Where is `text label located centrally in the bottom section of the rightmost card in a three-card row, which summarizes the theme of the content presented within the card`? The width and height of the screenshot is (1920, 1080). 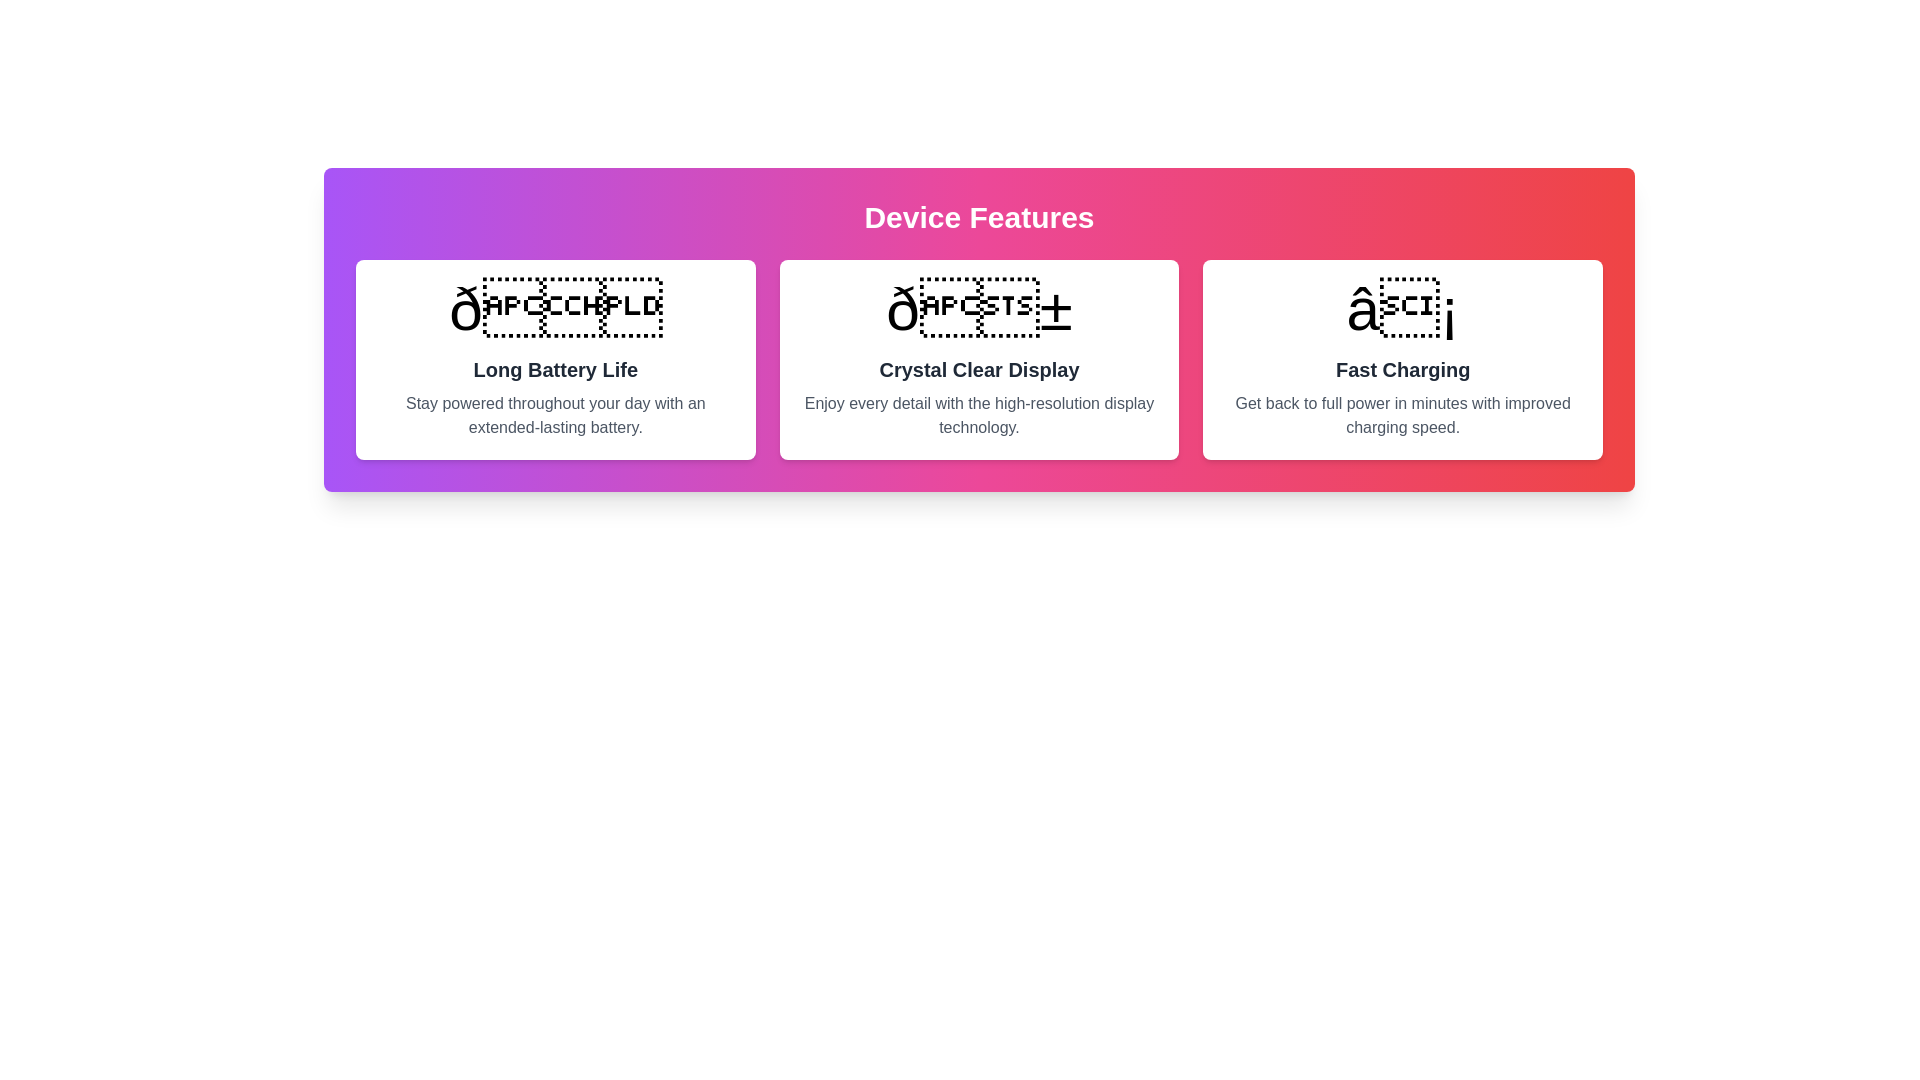
text label located centrally in the bottom section of the rightmost card in a three-card row, which summarizes the theme of the content presented within the card is located at coordinates (1402, 370).